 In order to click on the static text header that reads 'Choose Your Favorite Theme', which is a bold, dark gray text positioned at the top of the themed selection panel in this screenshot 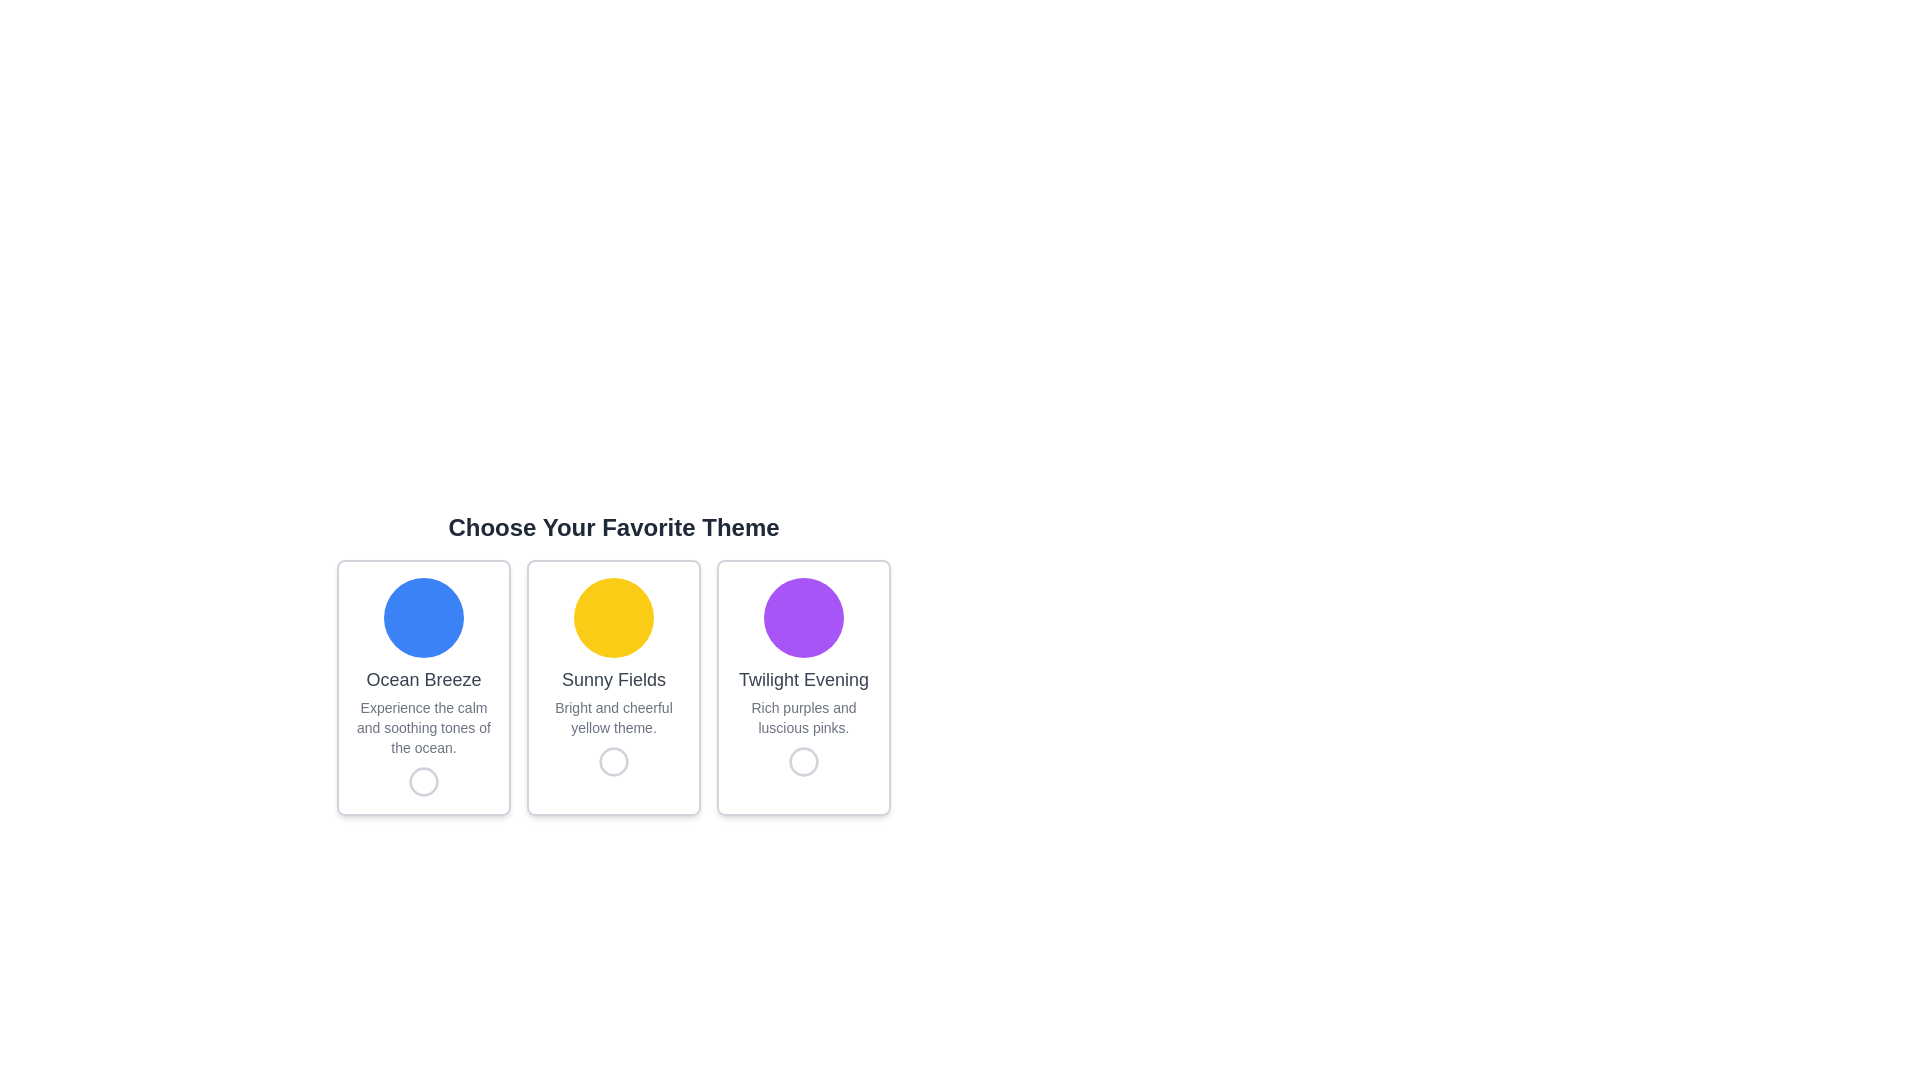, I will do `click(613, 527)`.